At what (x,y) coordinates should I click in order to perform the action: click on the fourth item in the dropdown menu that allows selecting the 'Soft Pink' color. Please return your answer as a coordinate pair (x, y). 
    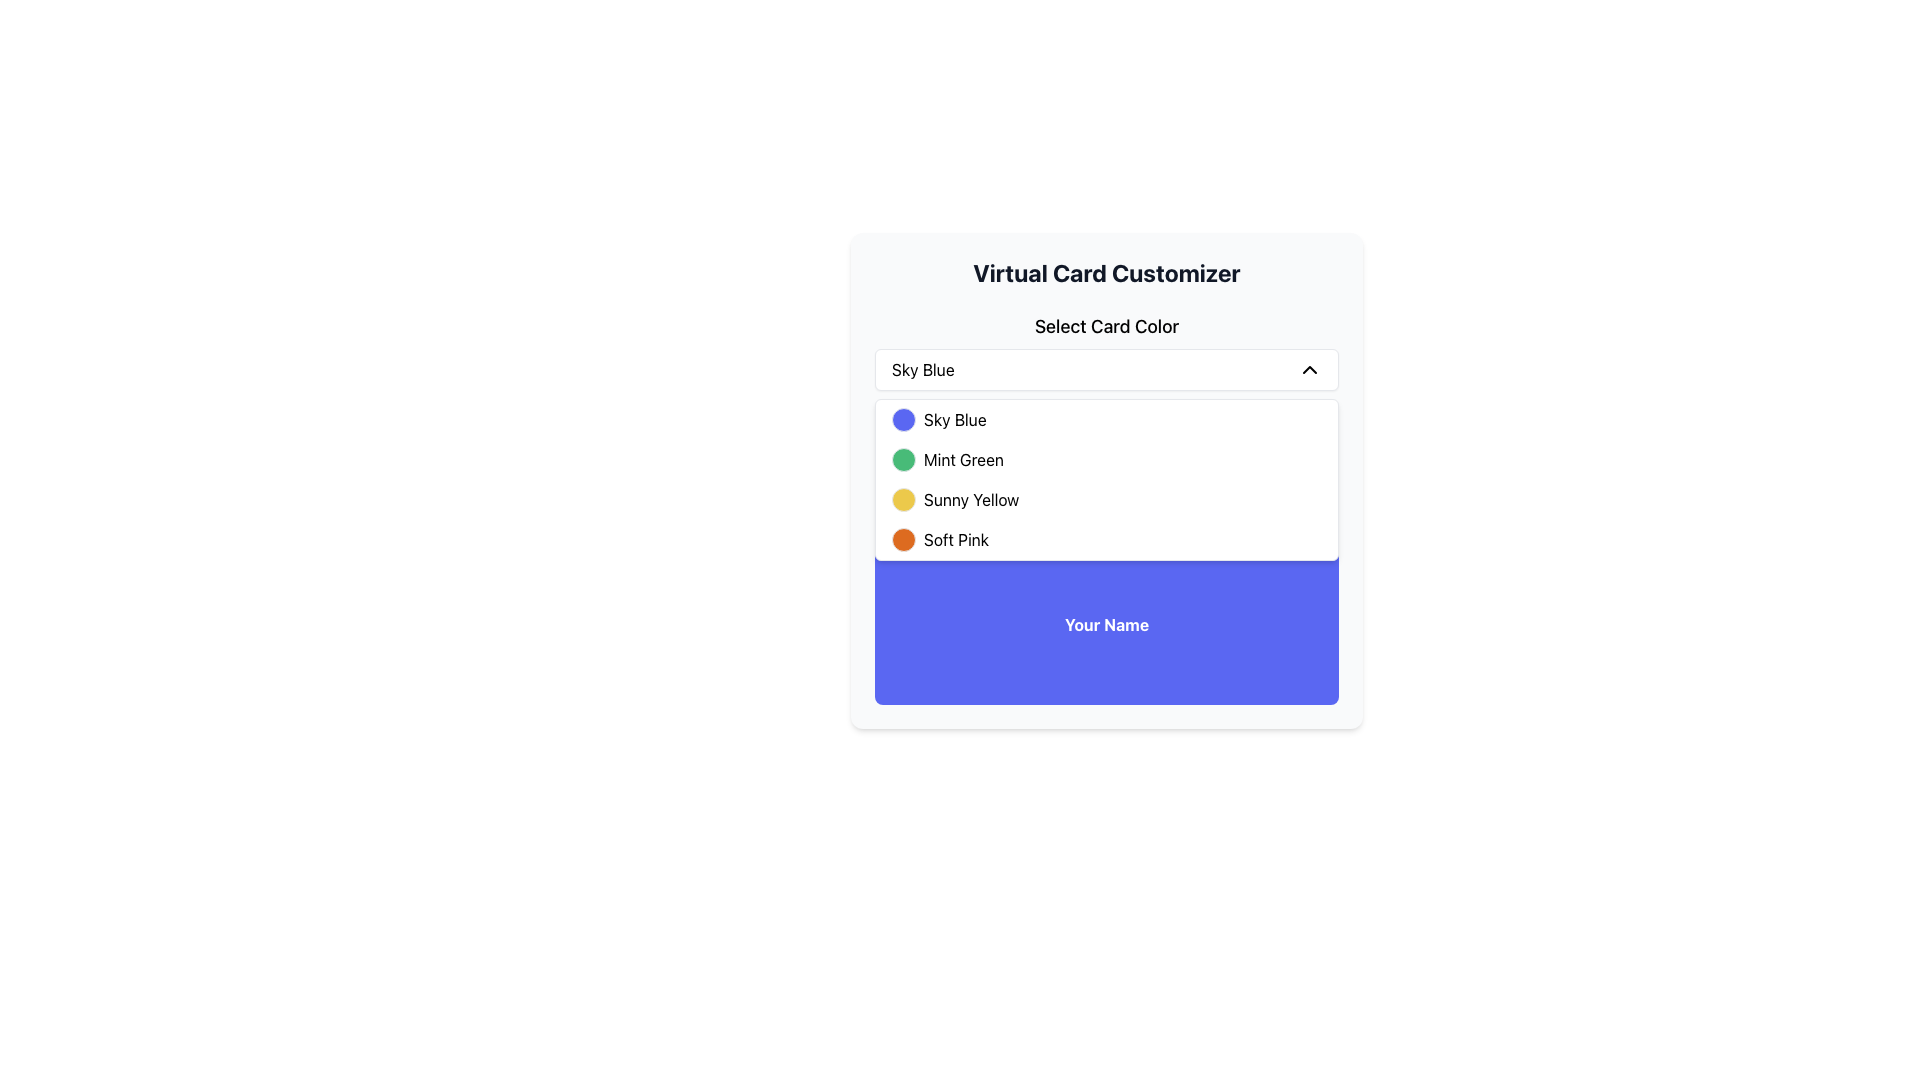
    Looking at the image, I should click on (1106, 540).